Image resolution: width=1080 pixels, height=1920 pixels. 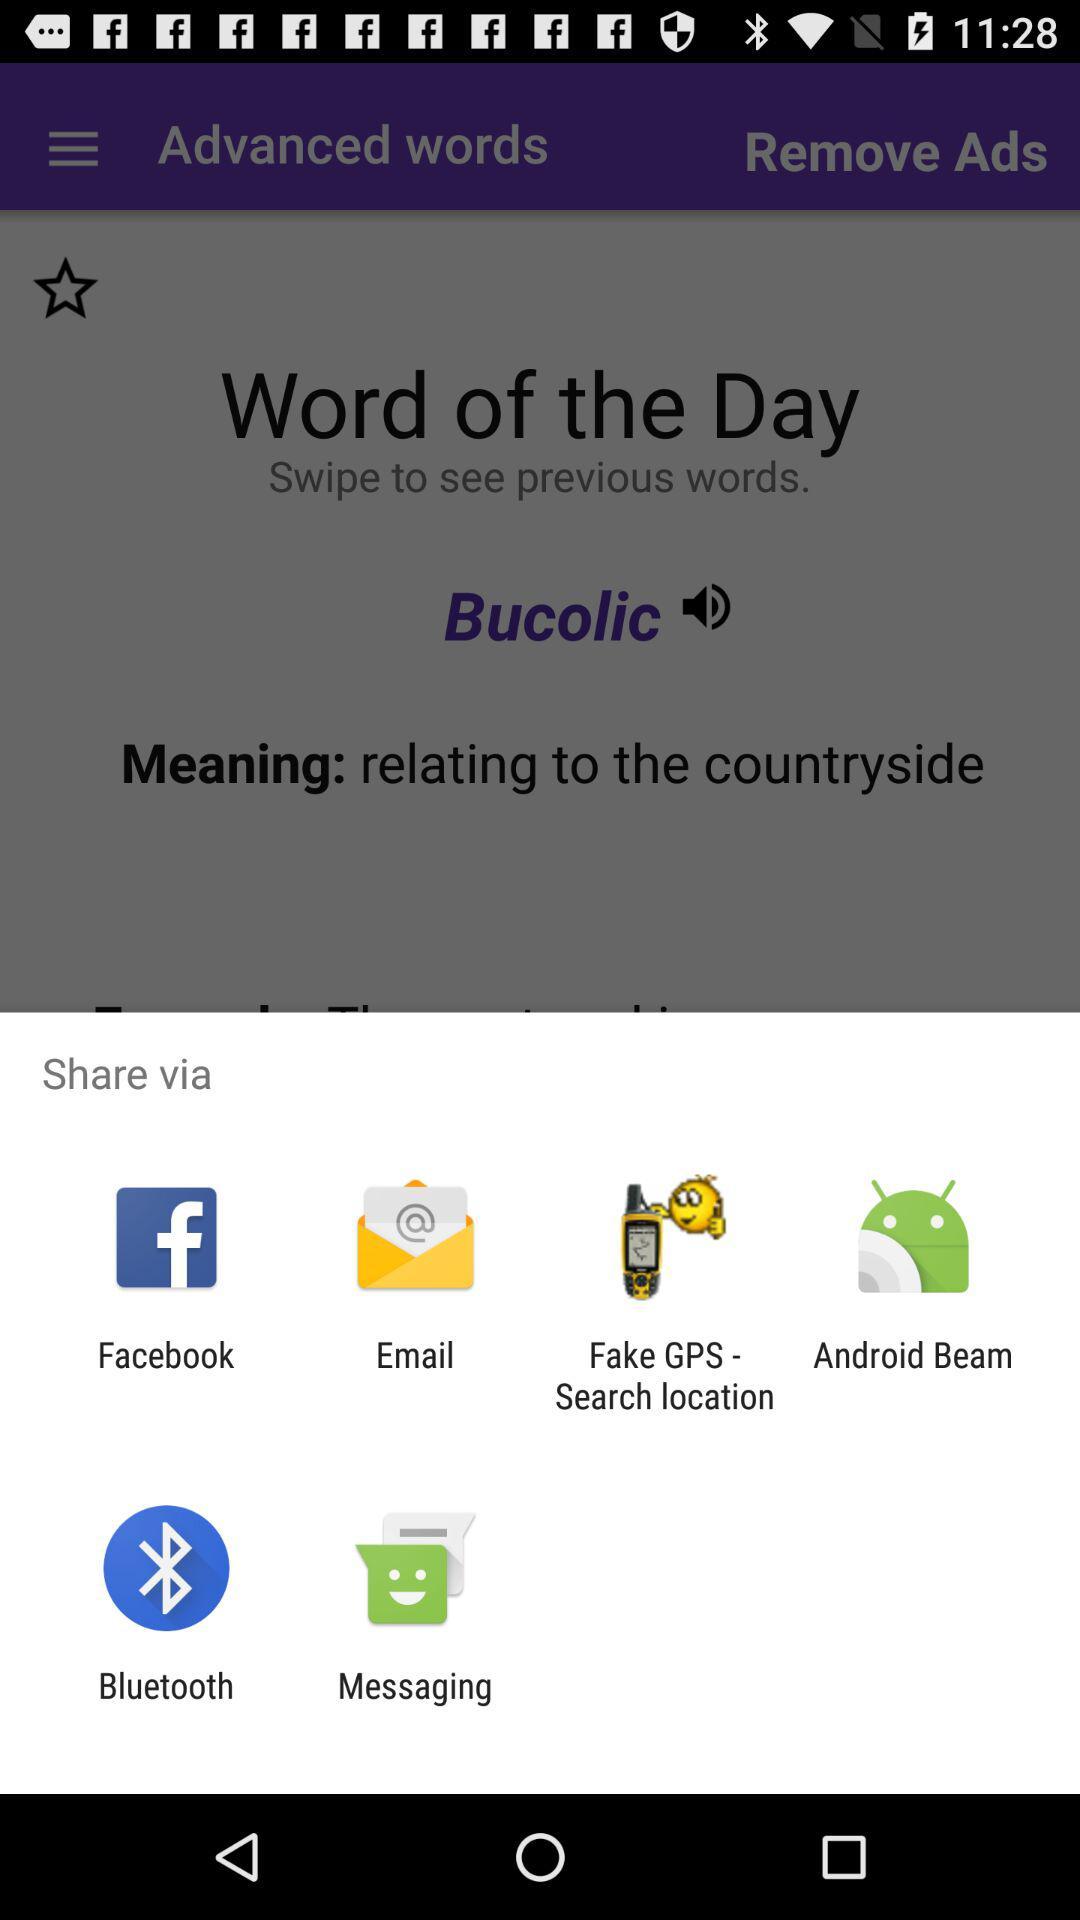 I want to click on the bluetooth icon, so click(x=165, y=1705).